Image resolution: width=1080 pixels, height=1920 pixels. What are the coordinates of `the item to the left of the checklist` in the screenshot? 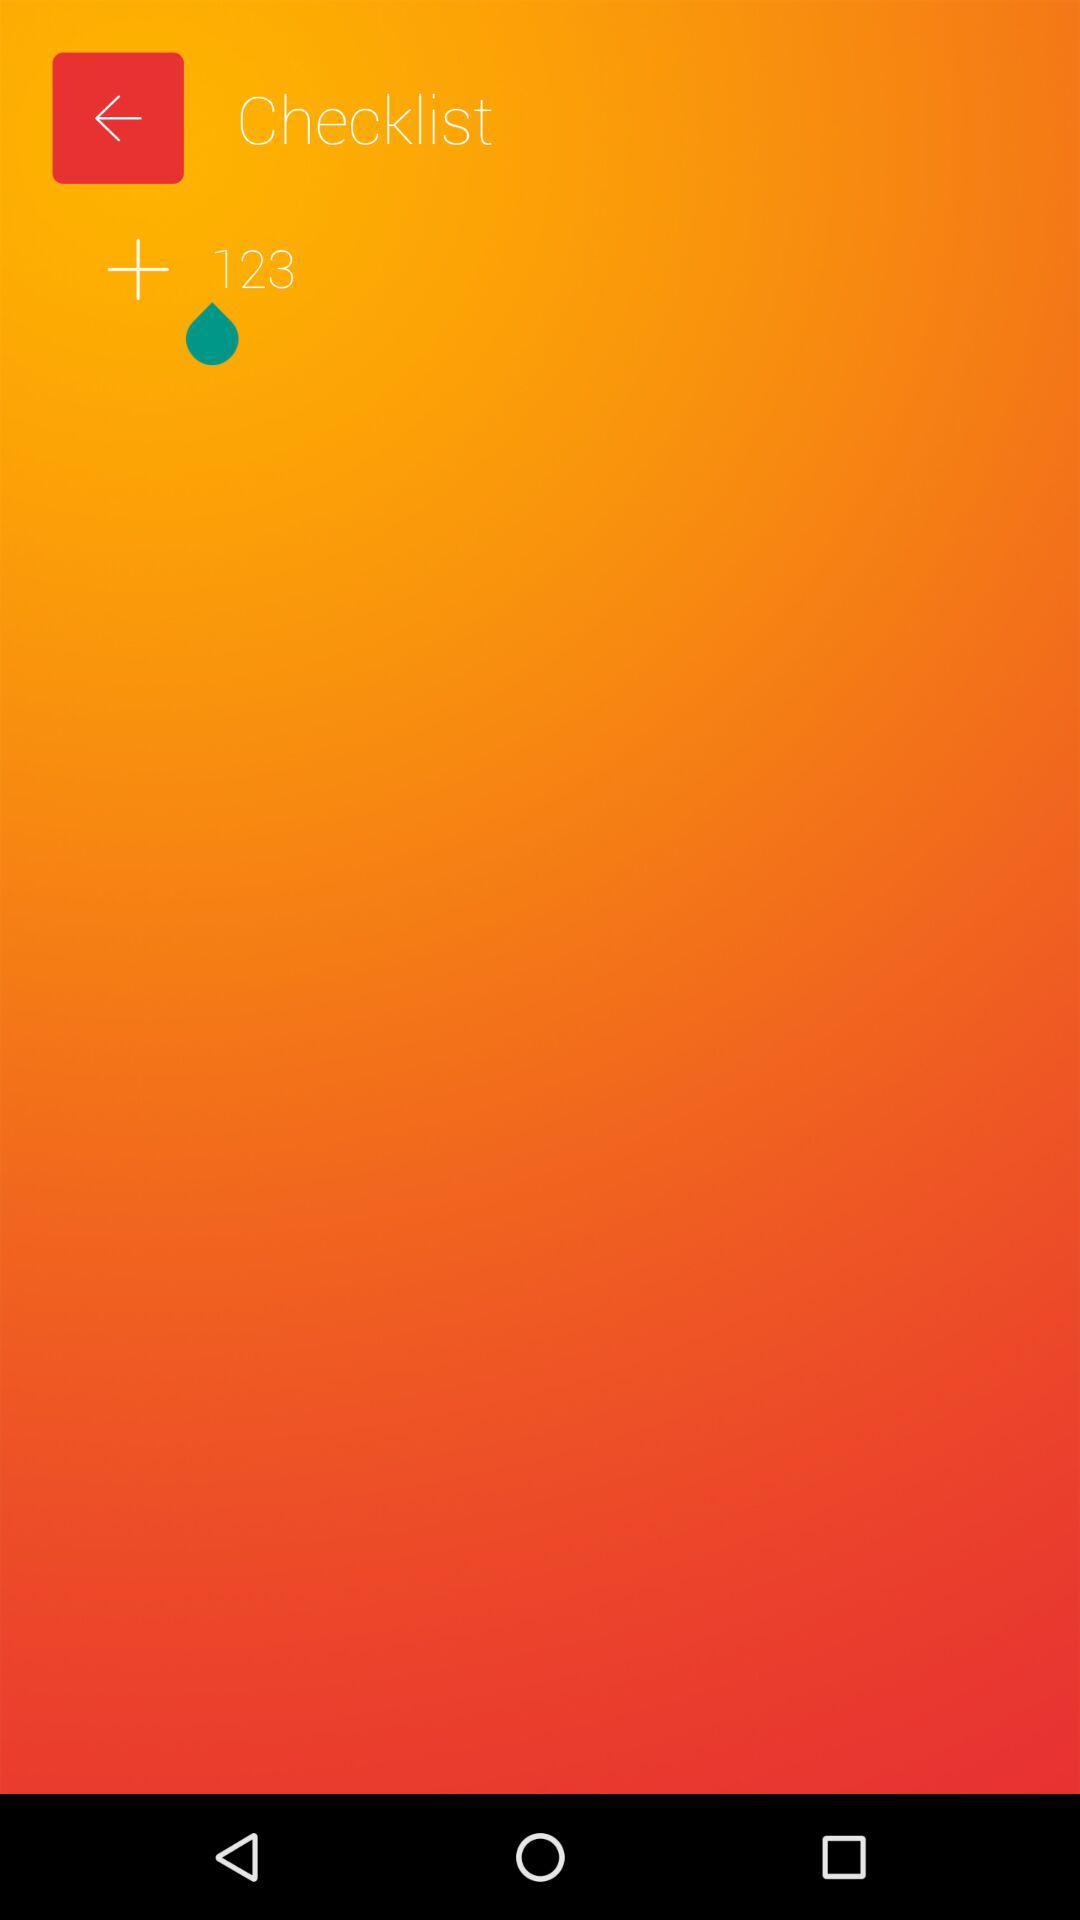 It's located at (118, 117).